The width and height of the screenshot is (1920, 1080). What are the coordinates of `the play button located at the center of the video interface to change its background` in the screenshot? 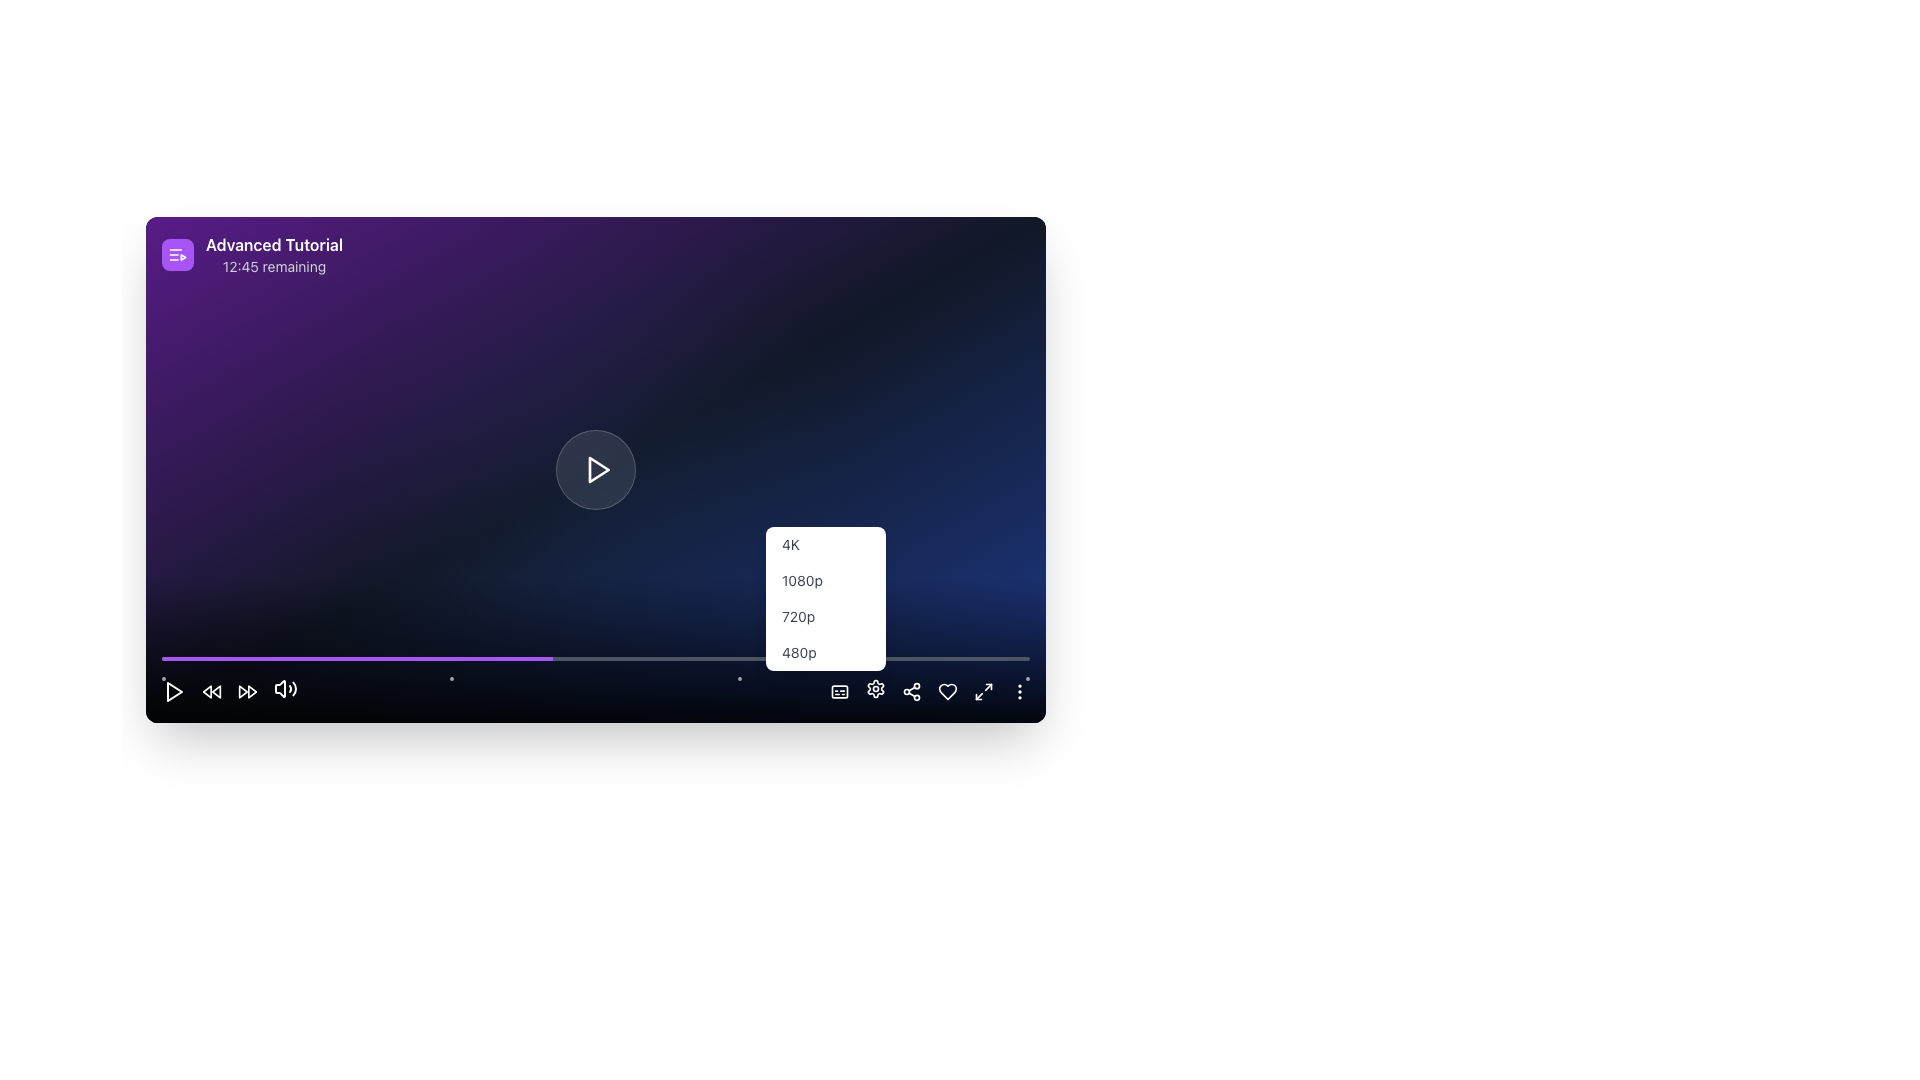 It's located at (594, 470).